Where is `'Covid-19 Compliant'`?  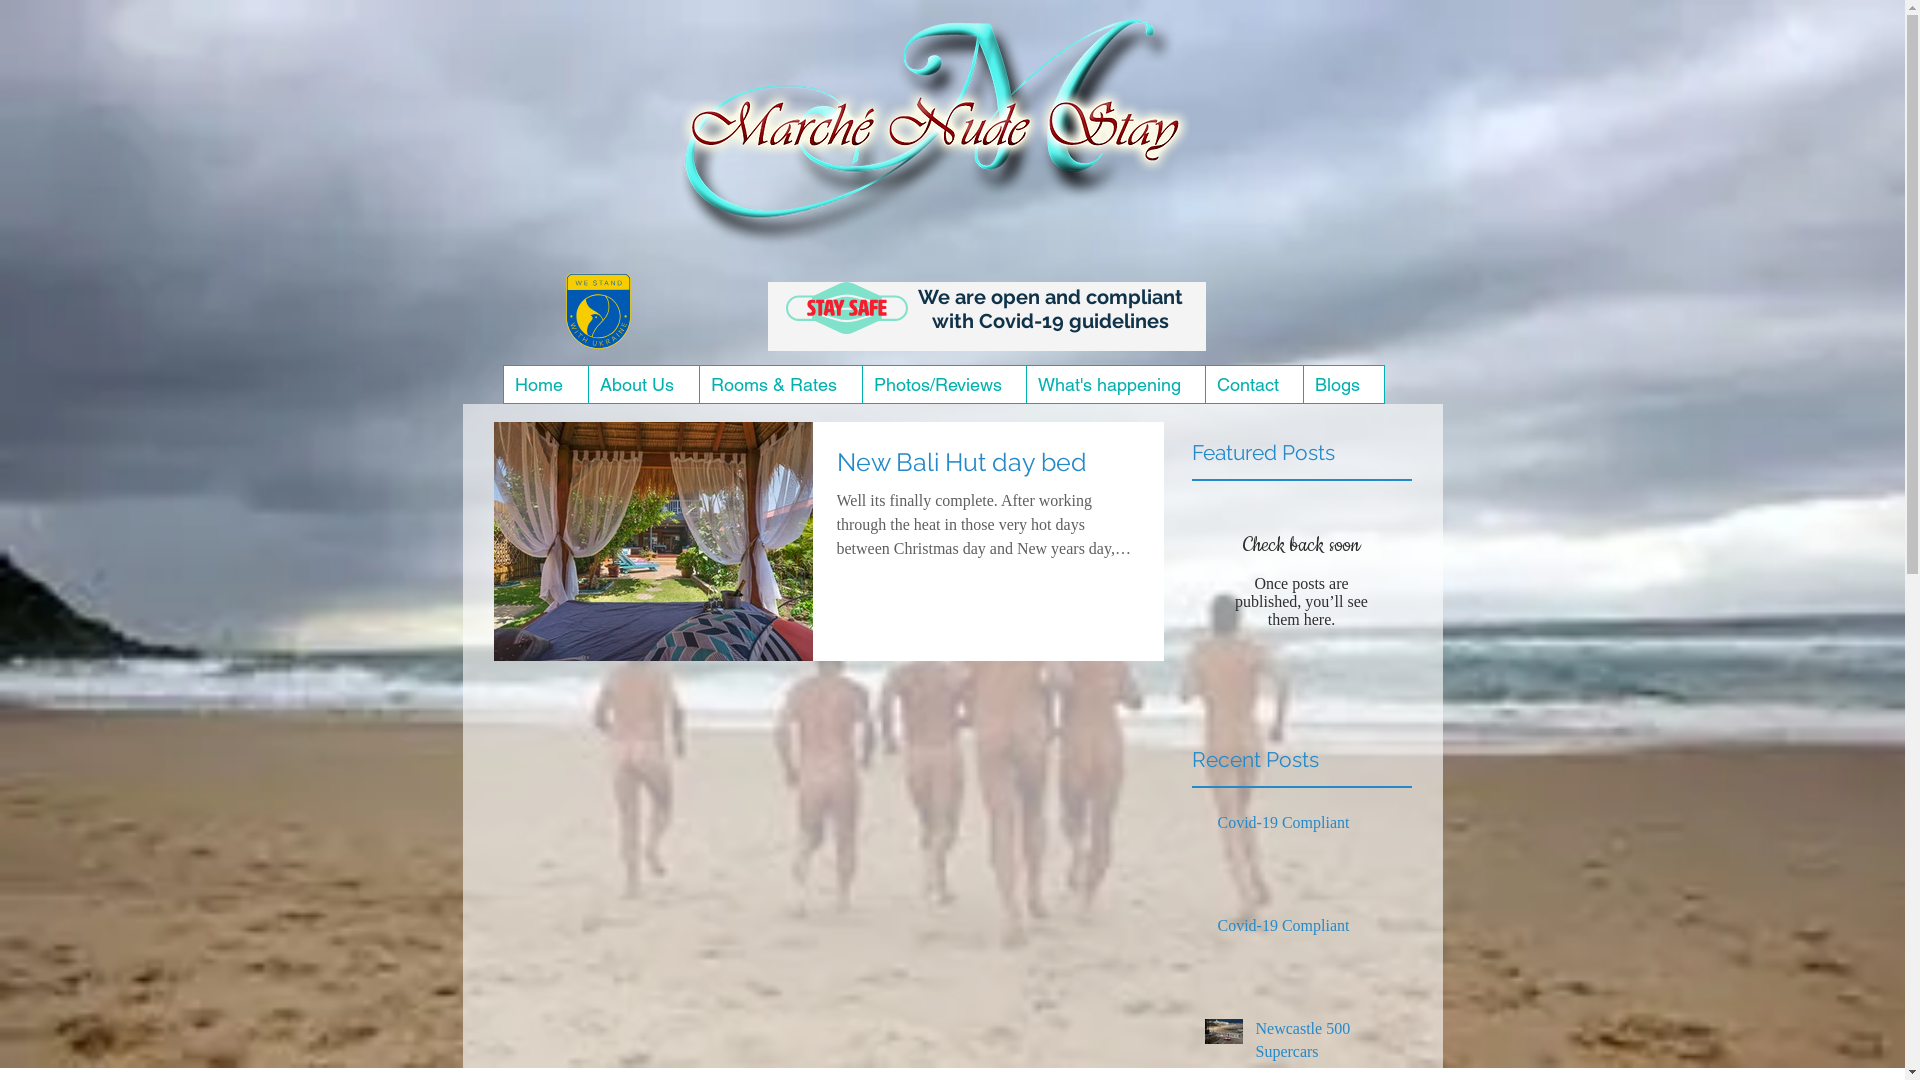
'Covid-19 Compliant' is located at coordinates (1309, 929).